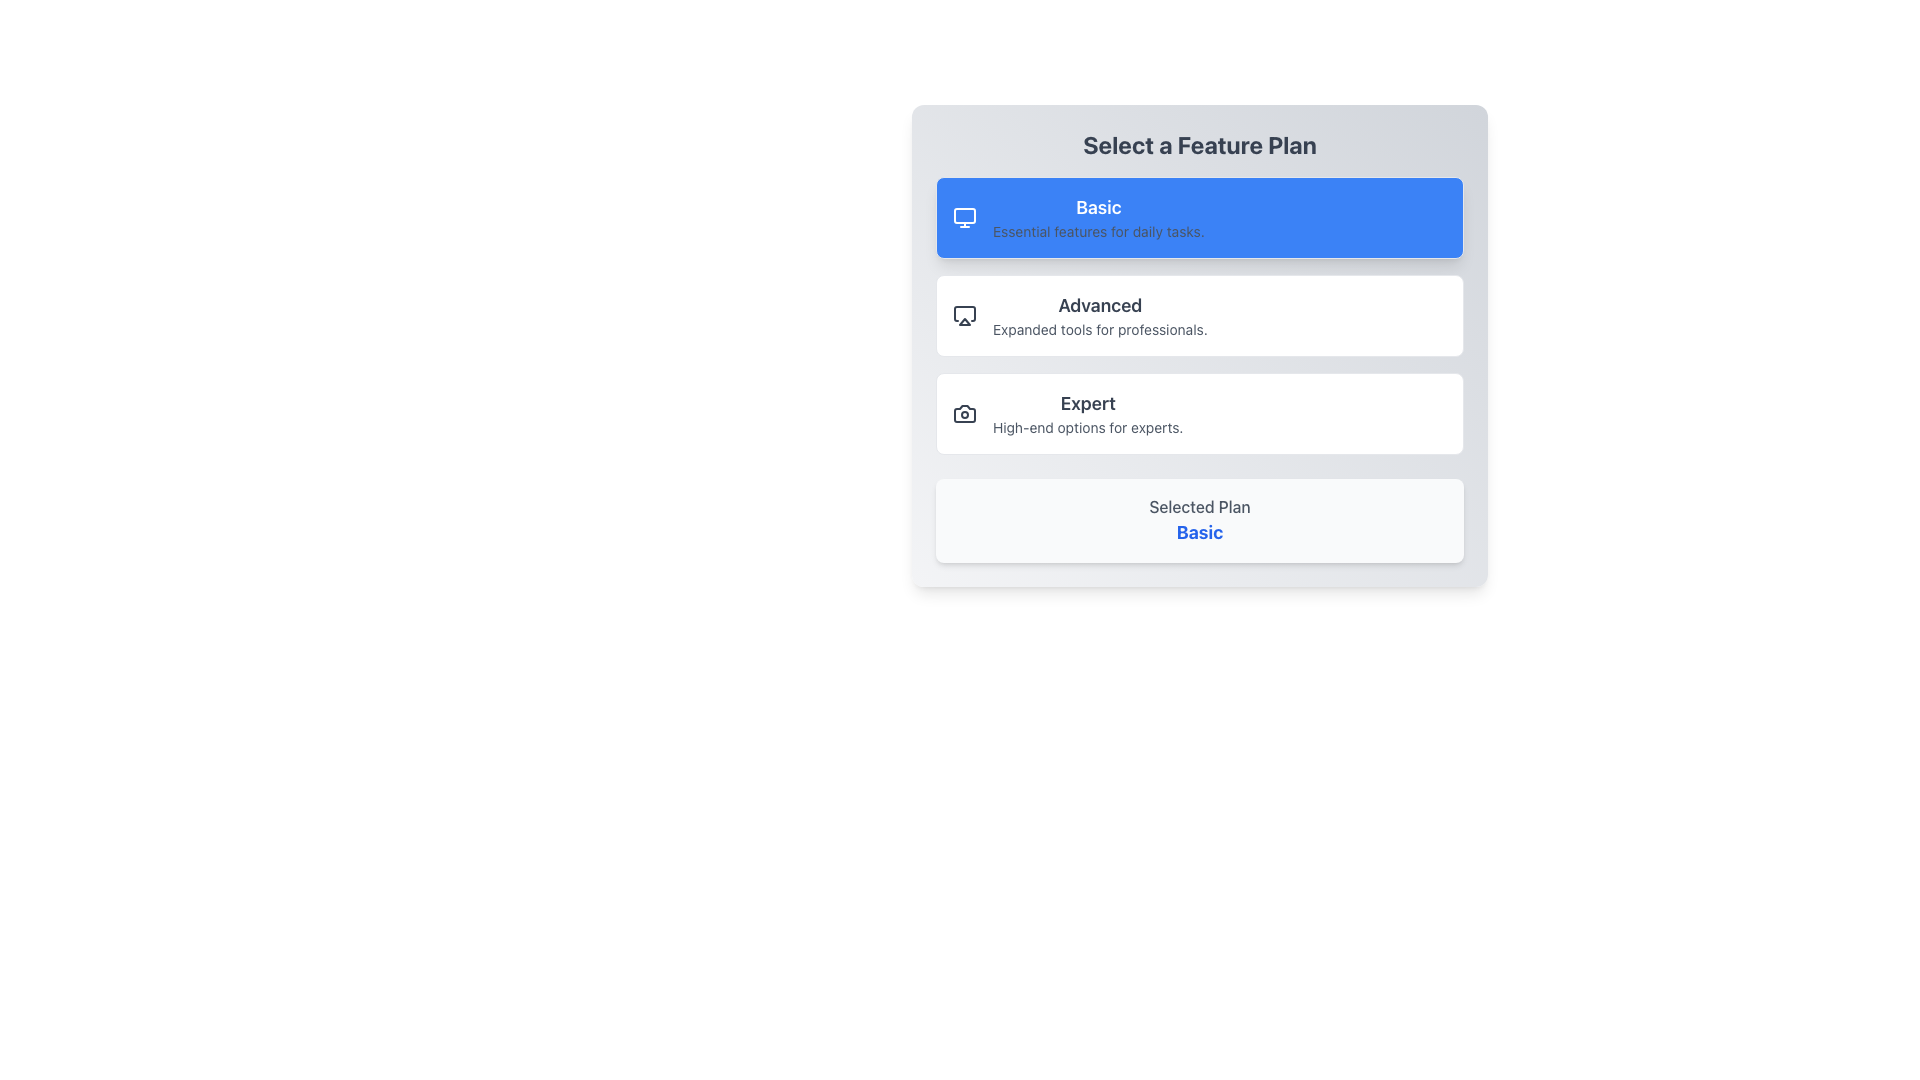  Describe the element at coordinates (964, 315) in the screenshot. I see `the 'Advanced' feature plan SVG icon, which is the first icon in the second row of vertically stacked feature options, adjacent to the text labels 'Advanced' and 'Expanded tools for professionals.'` at that location.